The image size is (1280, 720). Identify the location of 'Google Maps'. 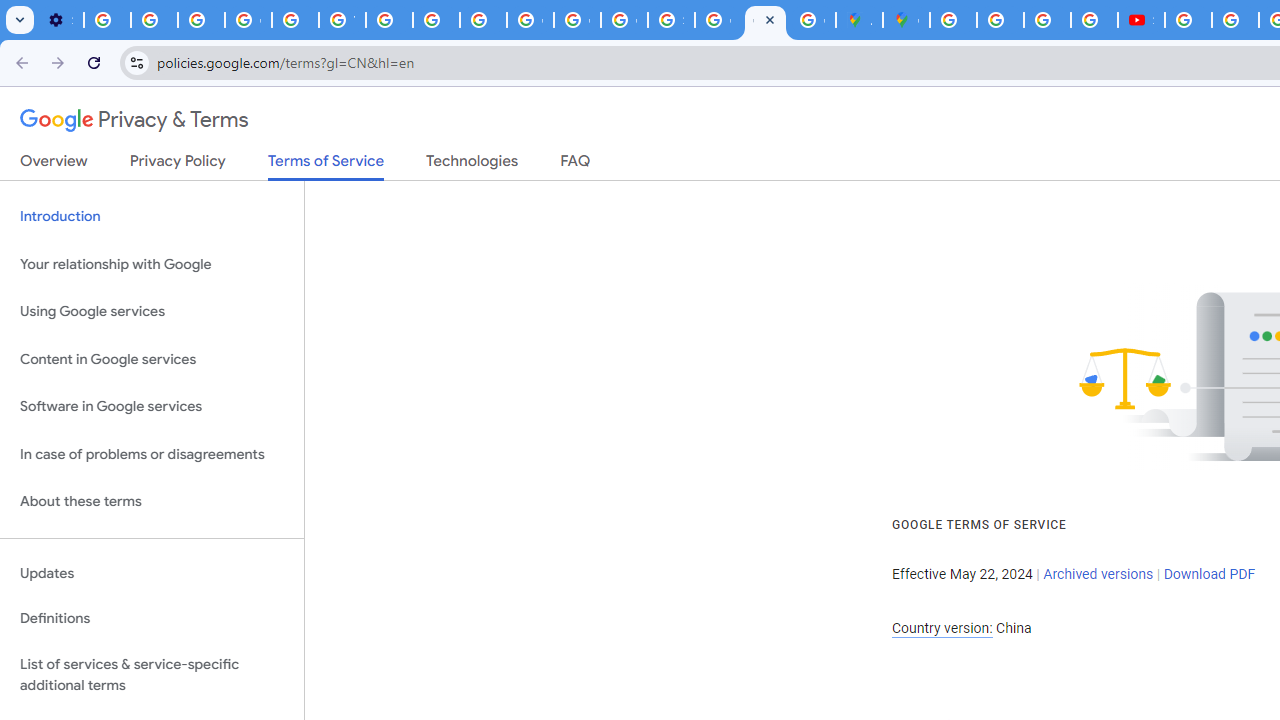
(905, 20).